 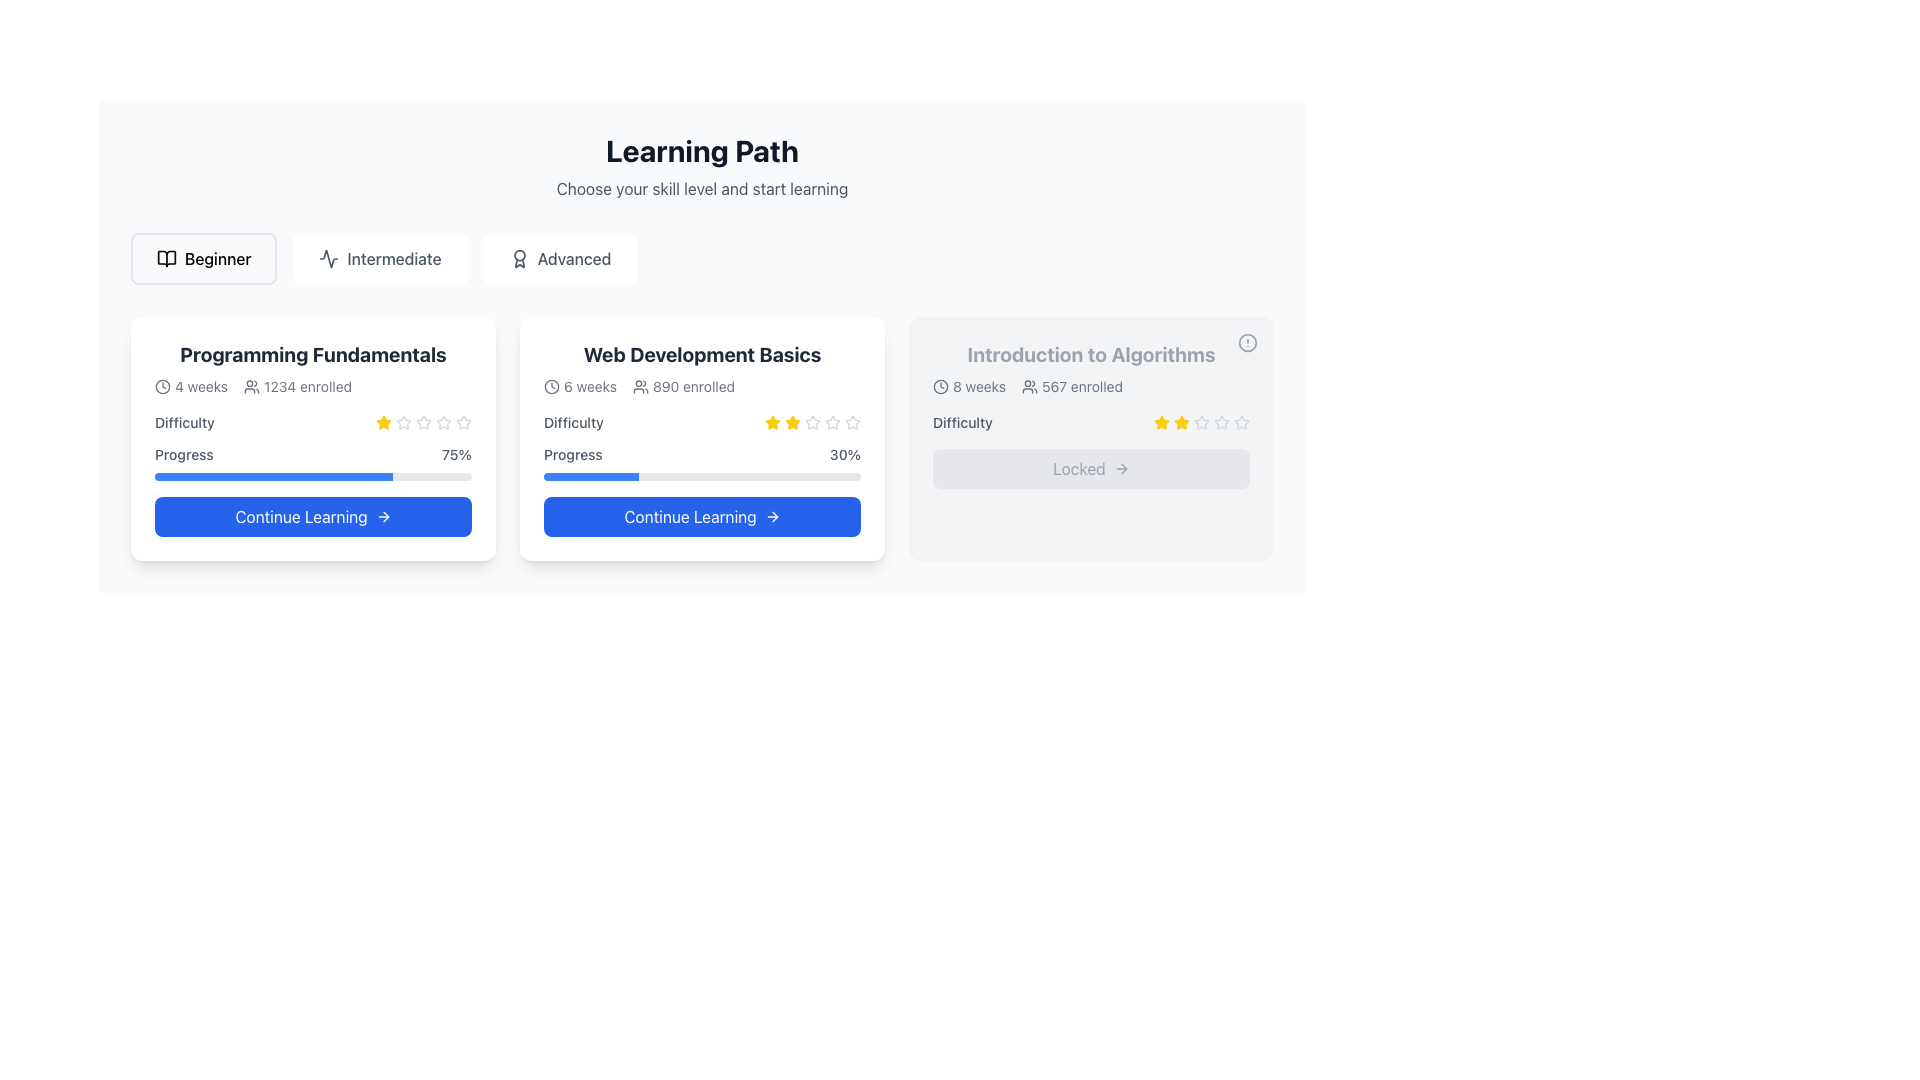 What do you see at coordinates (203, 257) in the screenshot?
I see `the 'Beginner' button, which is the first of three buttons in a horizontal row` at bounding box center [203, 257].